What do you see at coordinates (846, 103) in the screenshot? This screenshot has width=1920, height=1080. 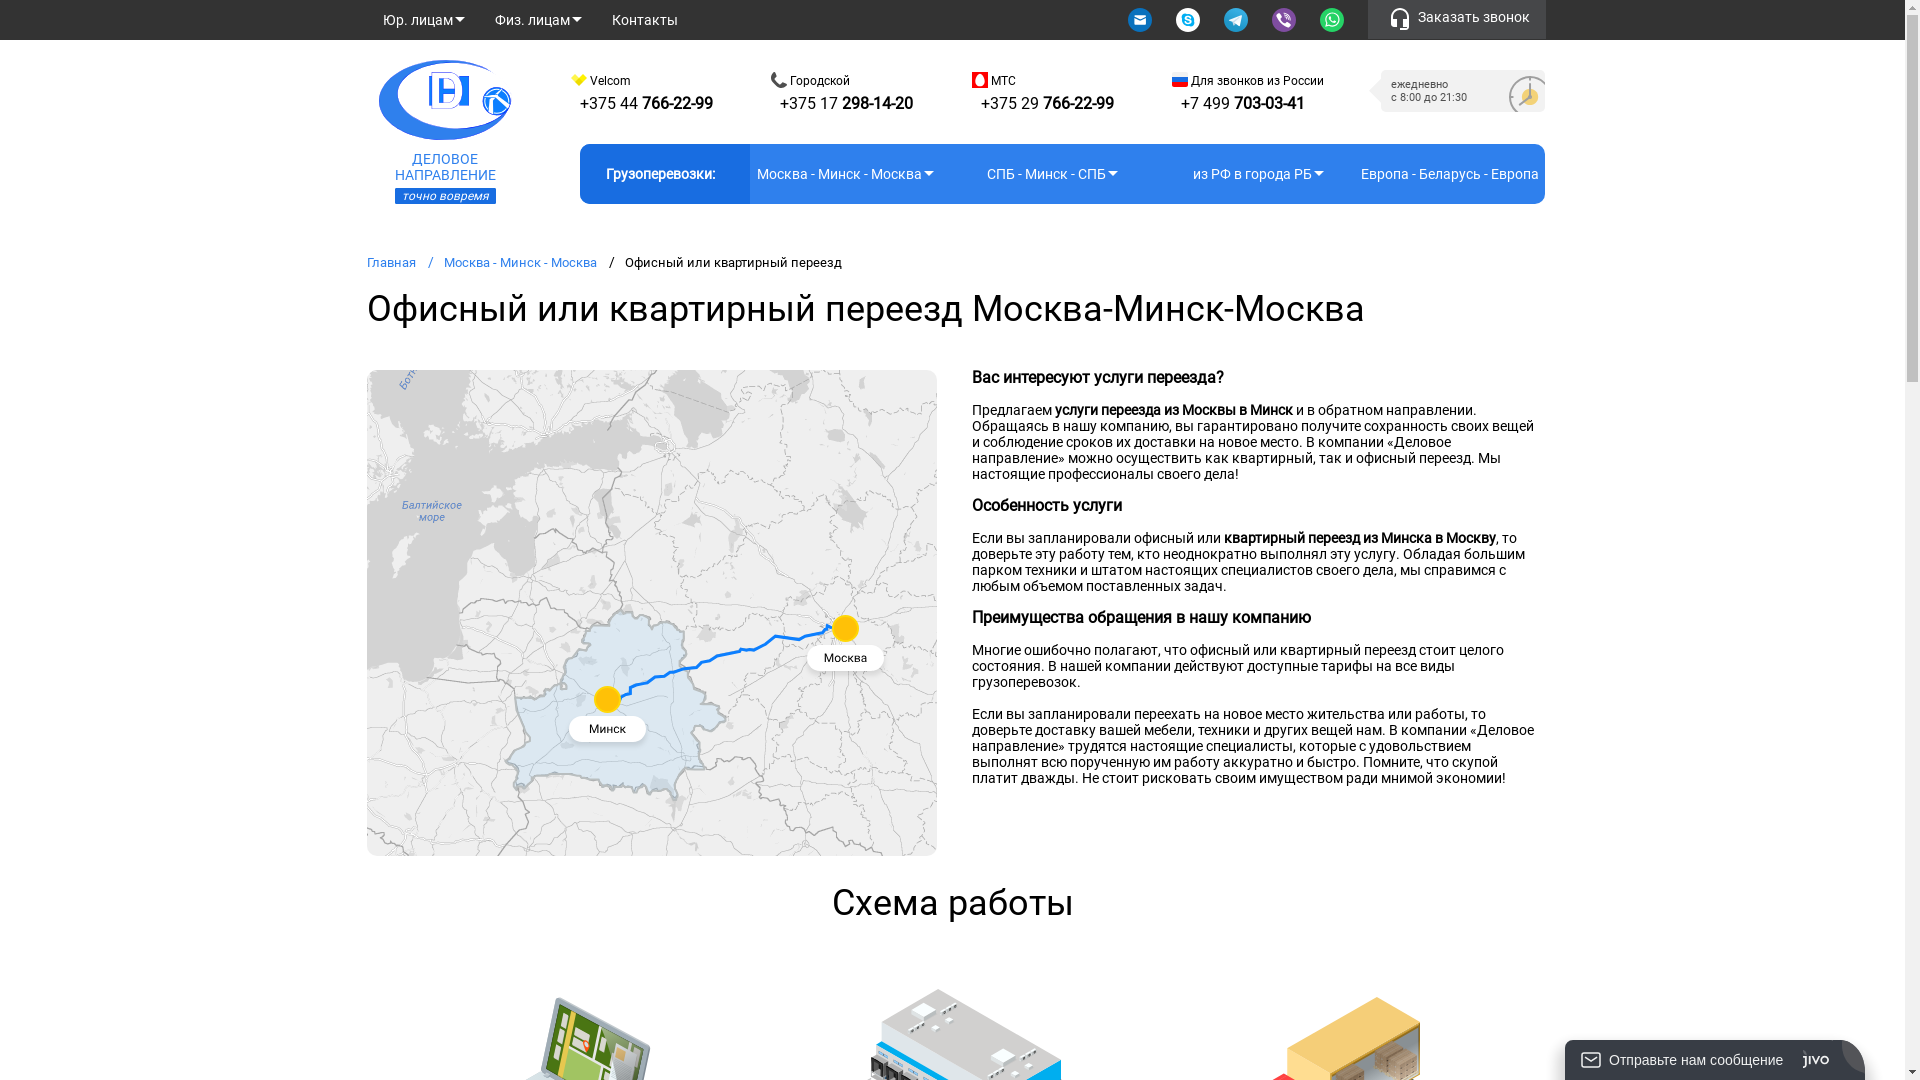 I see `'+375 17 298-14-20'` at bounding box center [846, 103].